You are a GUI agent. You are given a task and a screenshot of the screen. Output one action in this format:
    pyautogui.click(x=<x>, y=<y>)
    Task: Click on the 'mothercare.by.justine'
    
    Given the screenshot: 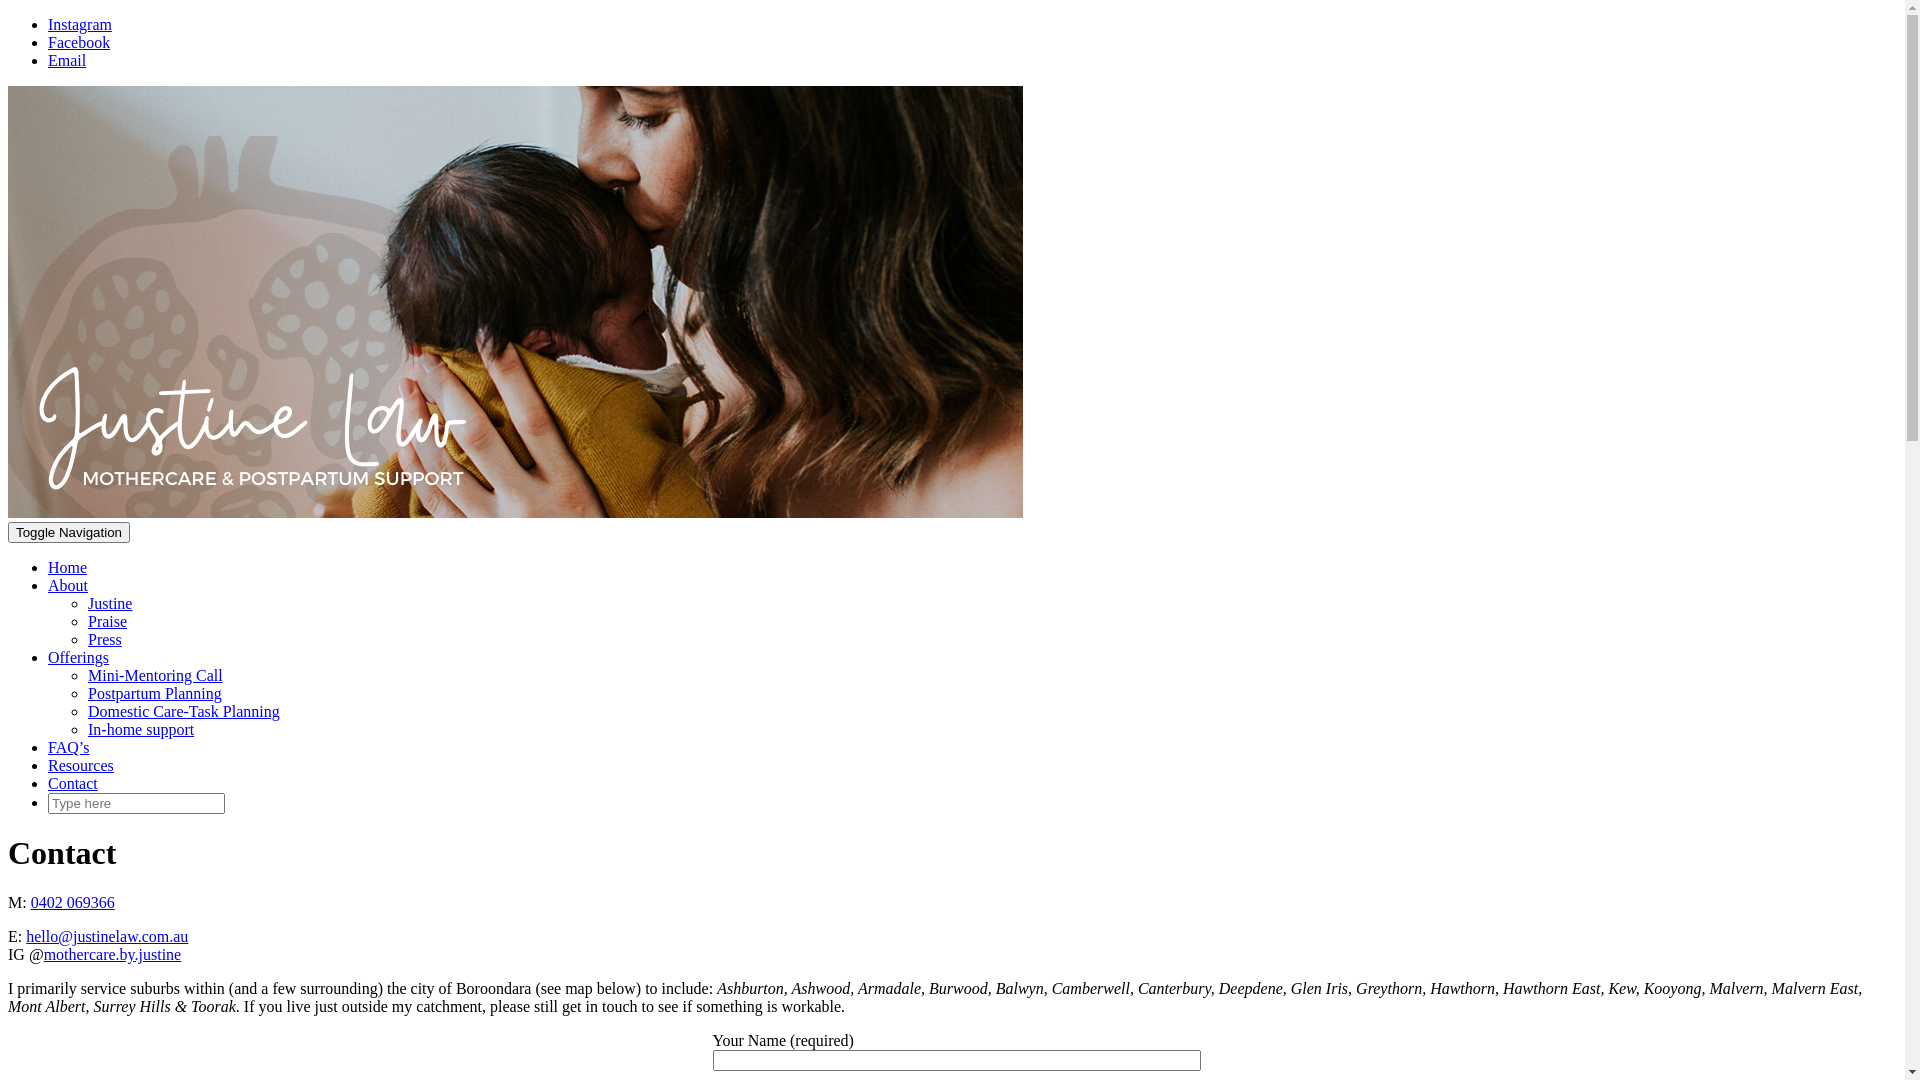 What is the action you would take?
    pyautogui.click(x=112, y=953)
    